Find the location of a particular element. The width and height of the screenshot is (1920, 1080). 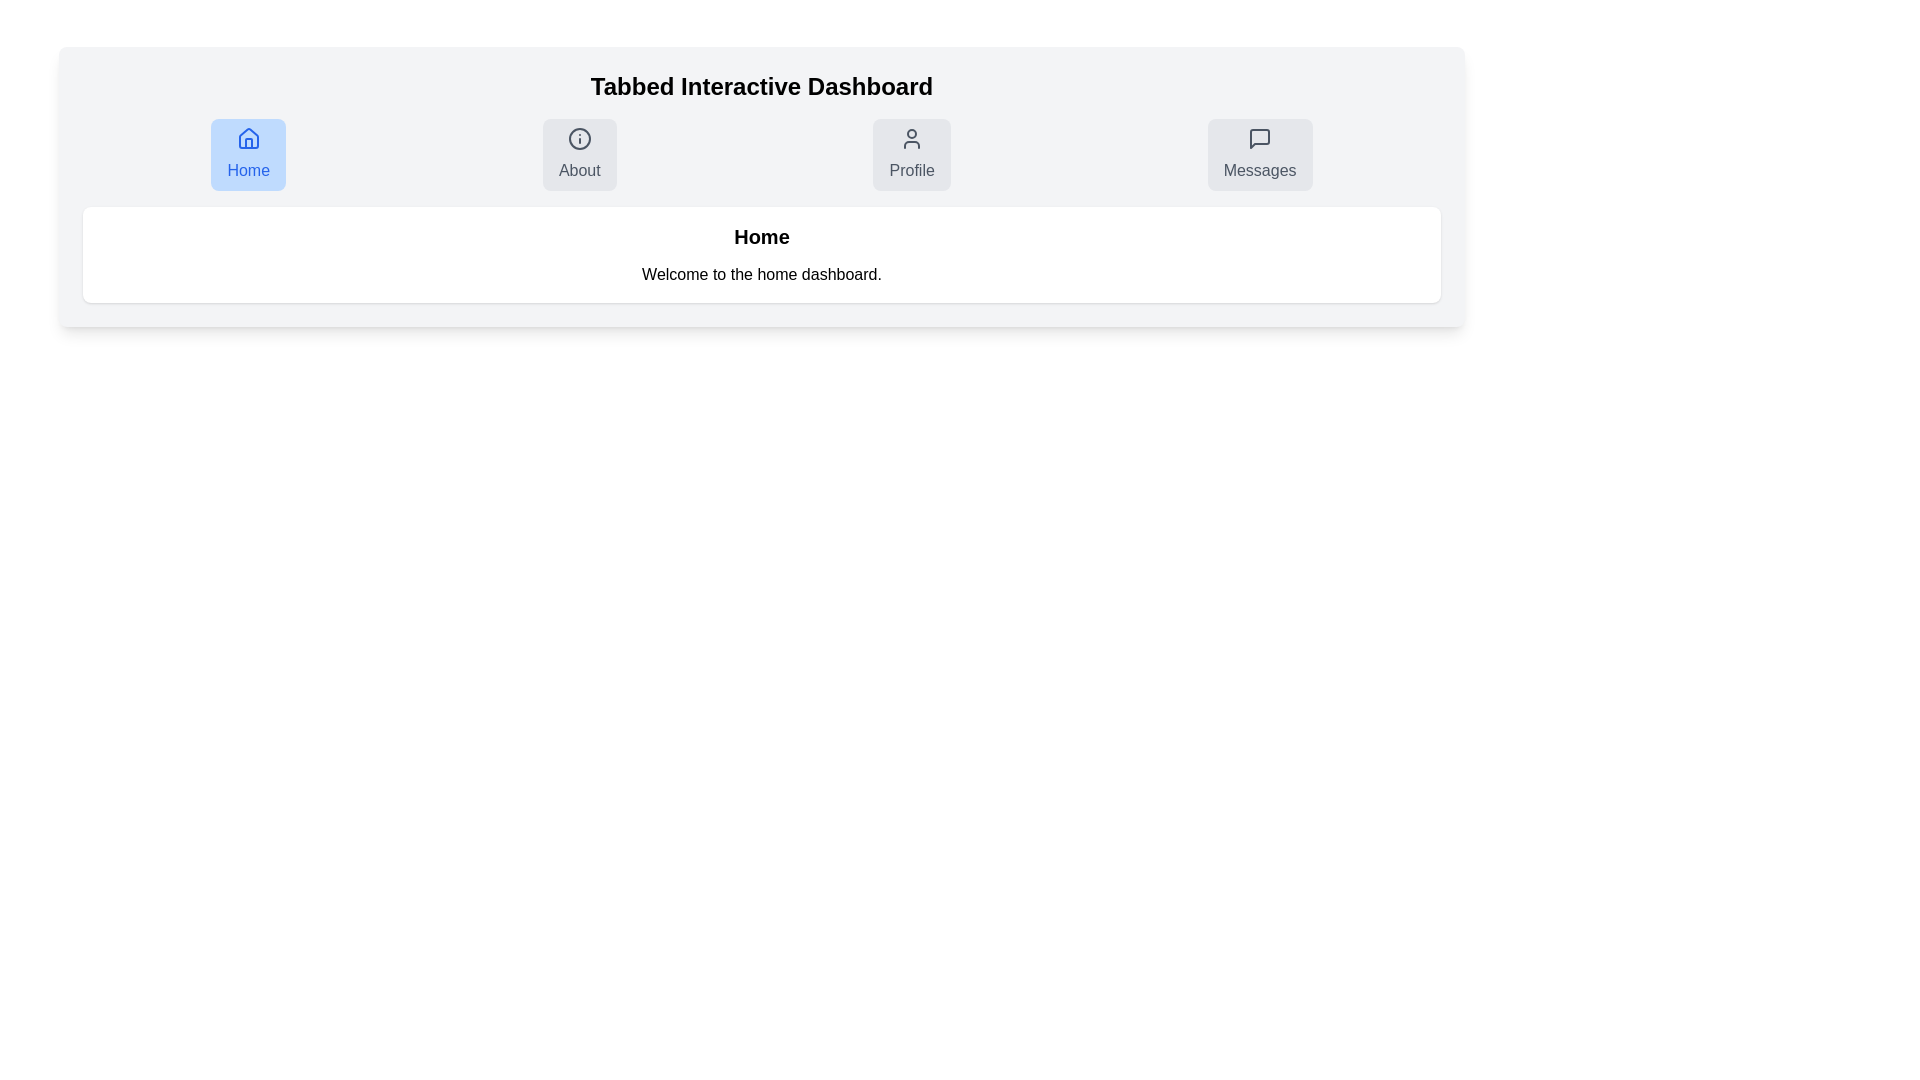

the Profile tab to navigate is located at coordinates (911, 153).